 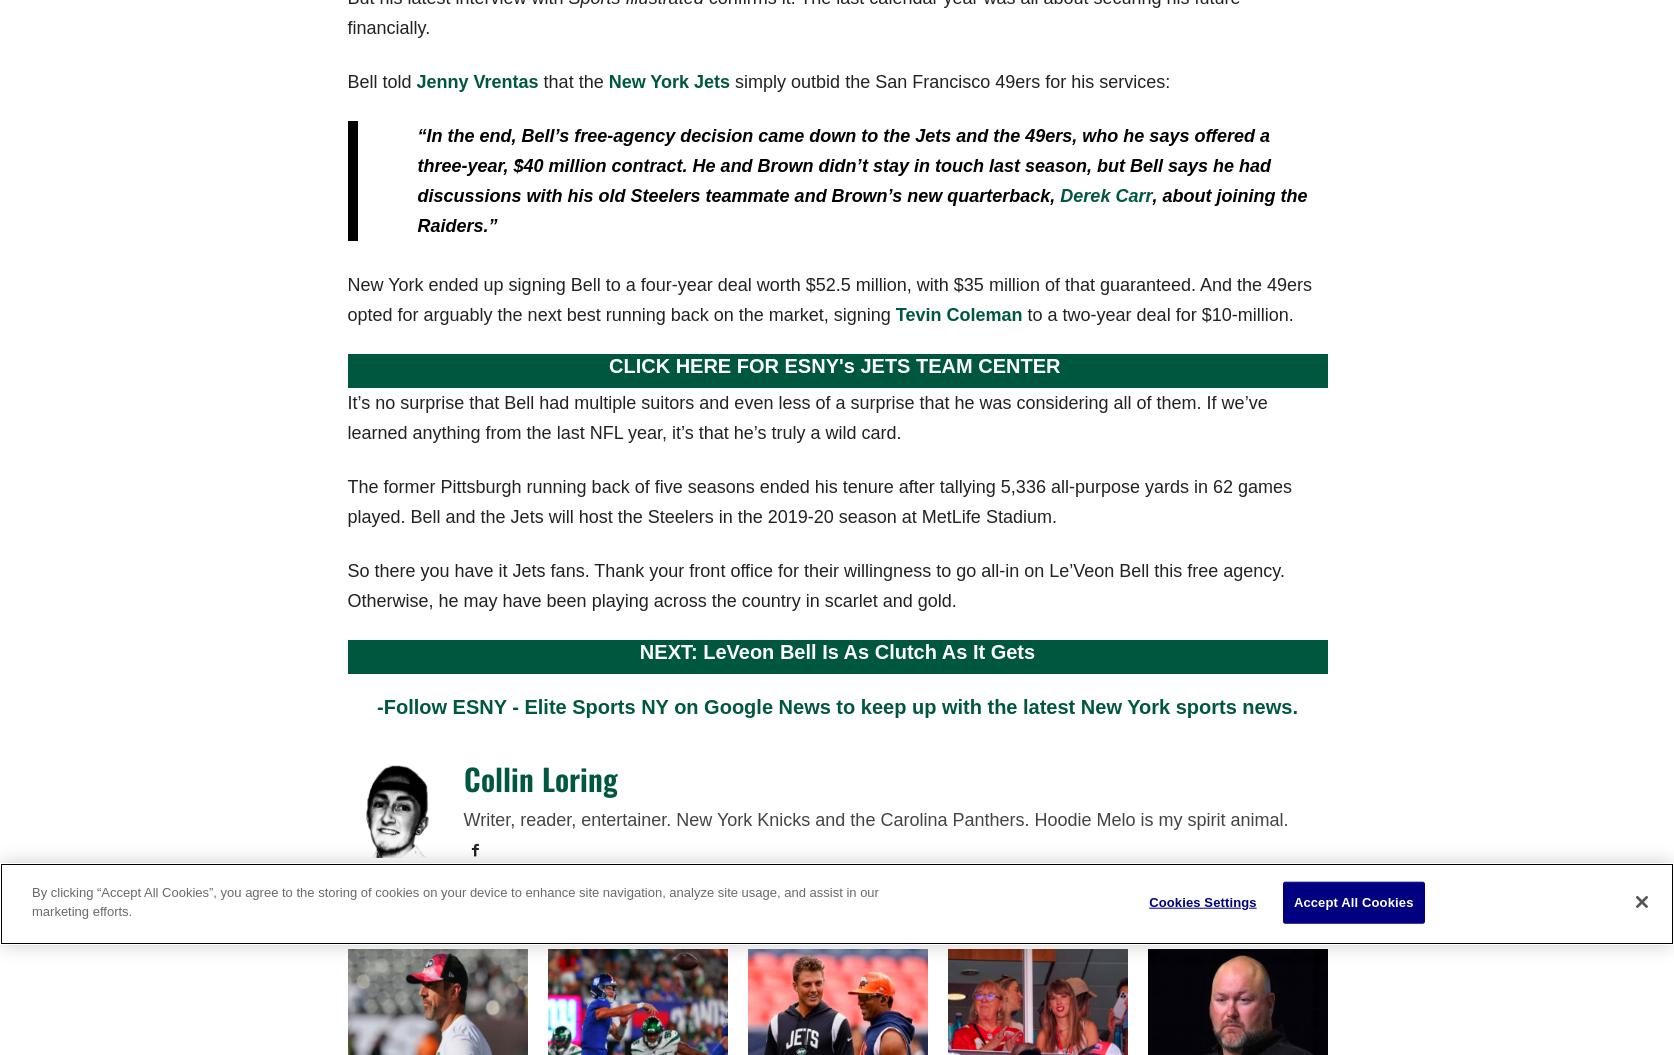 I want to click on '-Follow ESNY - Elite Sports NY on Google News to keep up with the latest New York sports news.', so click(x=837, y=706).